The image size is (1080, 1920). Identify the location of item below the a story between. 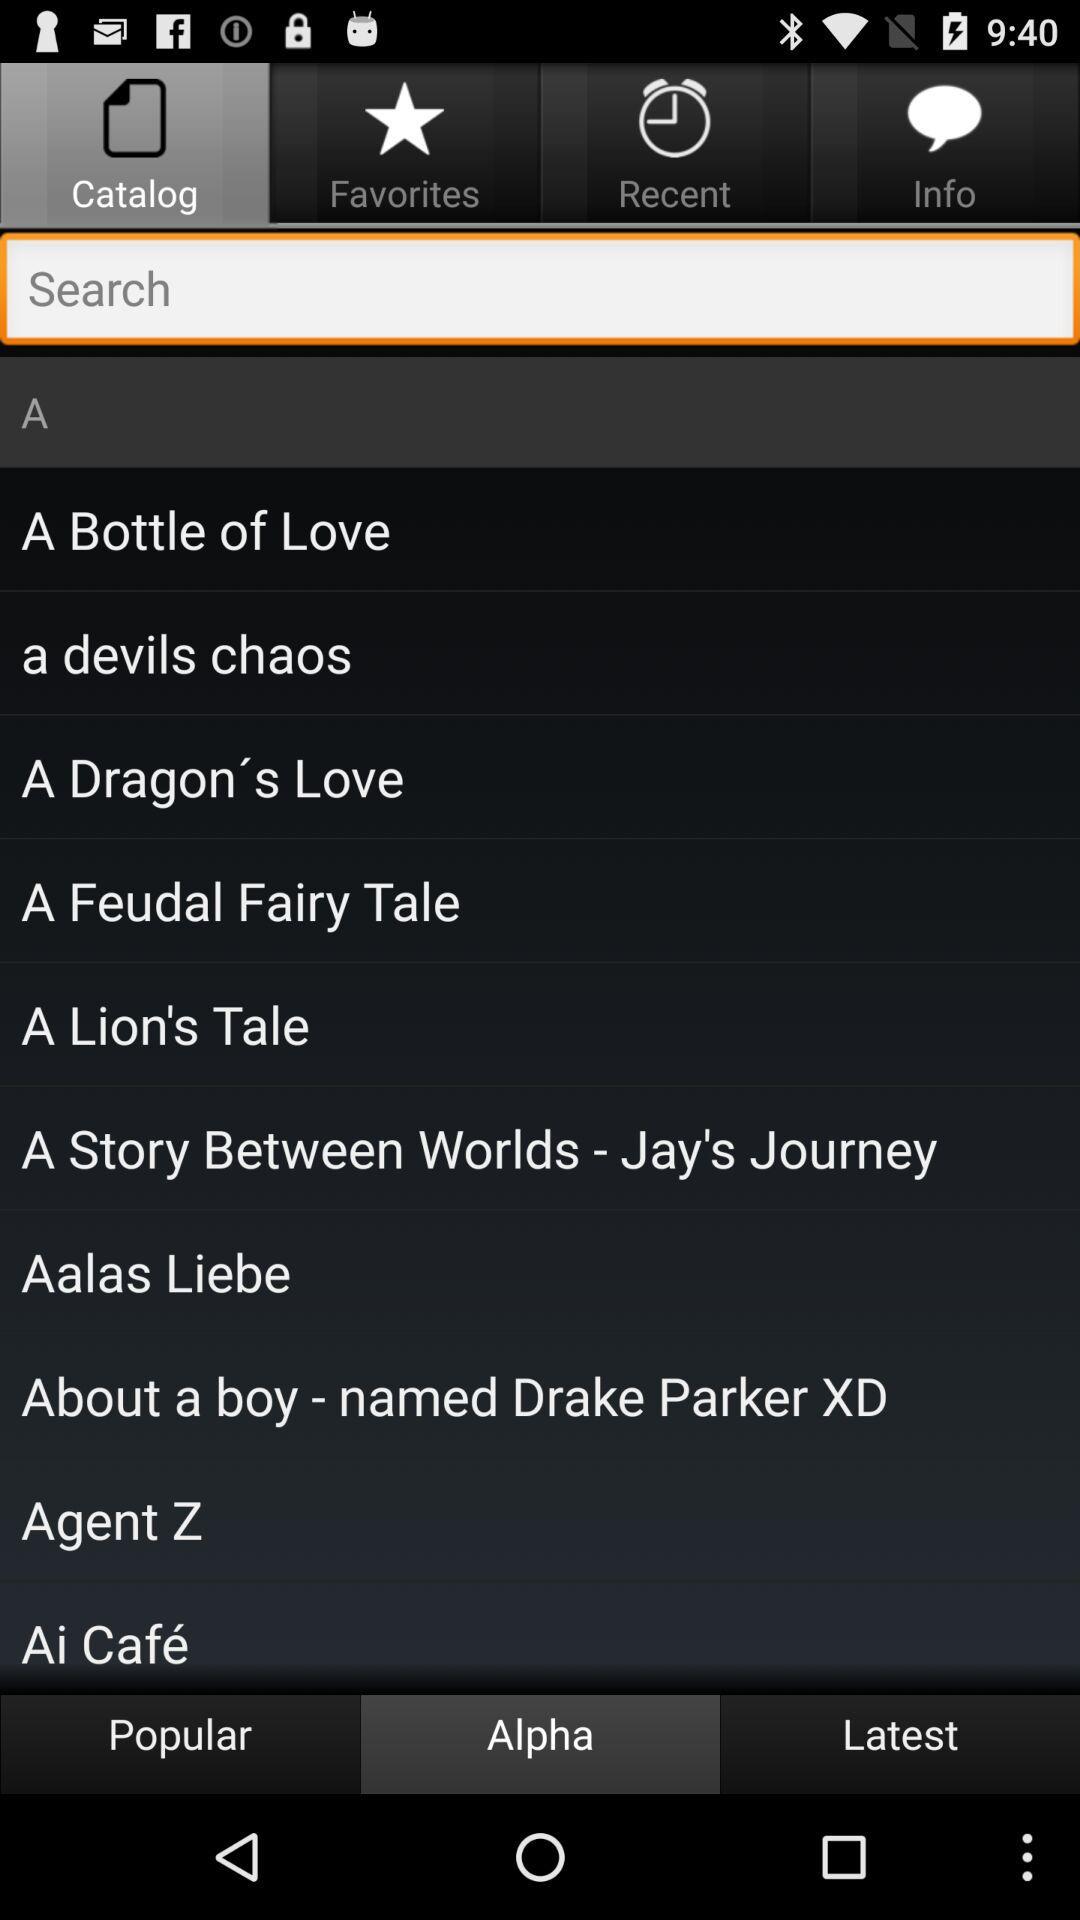
(540, 1270).